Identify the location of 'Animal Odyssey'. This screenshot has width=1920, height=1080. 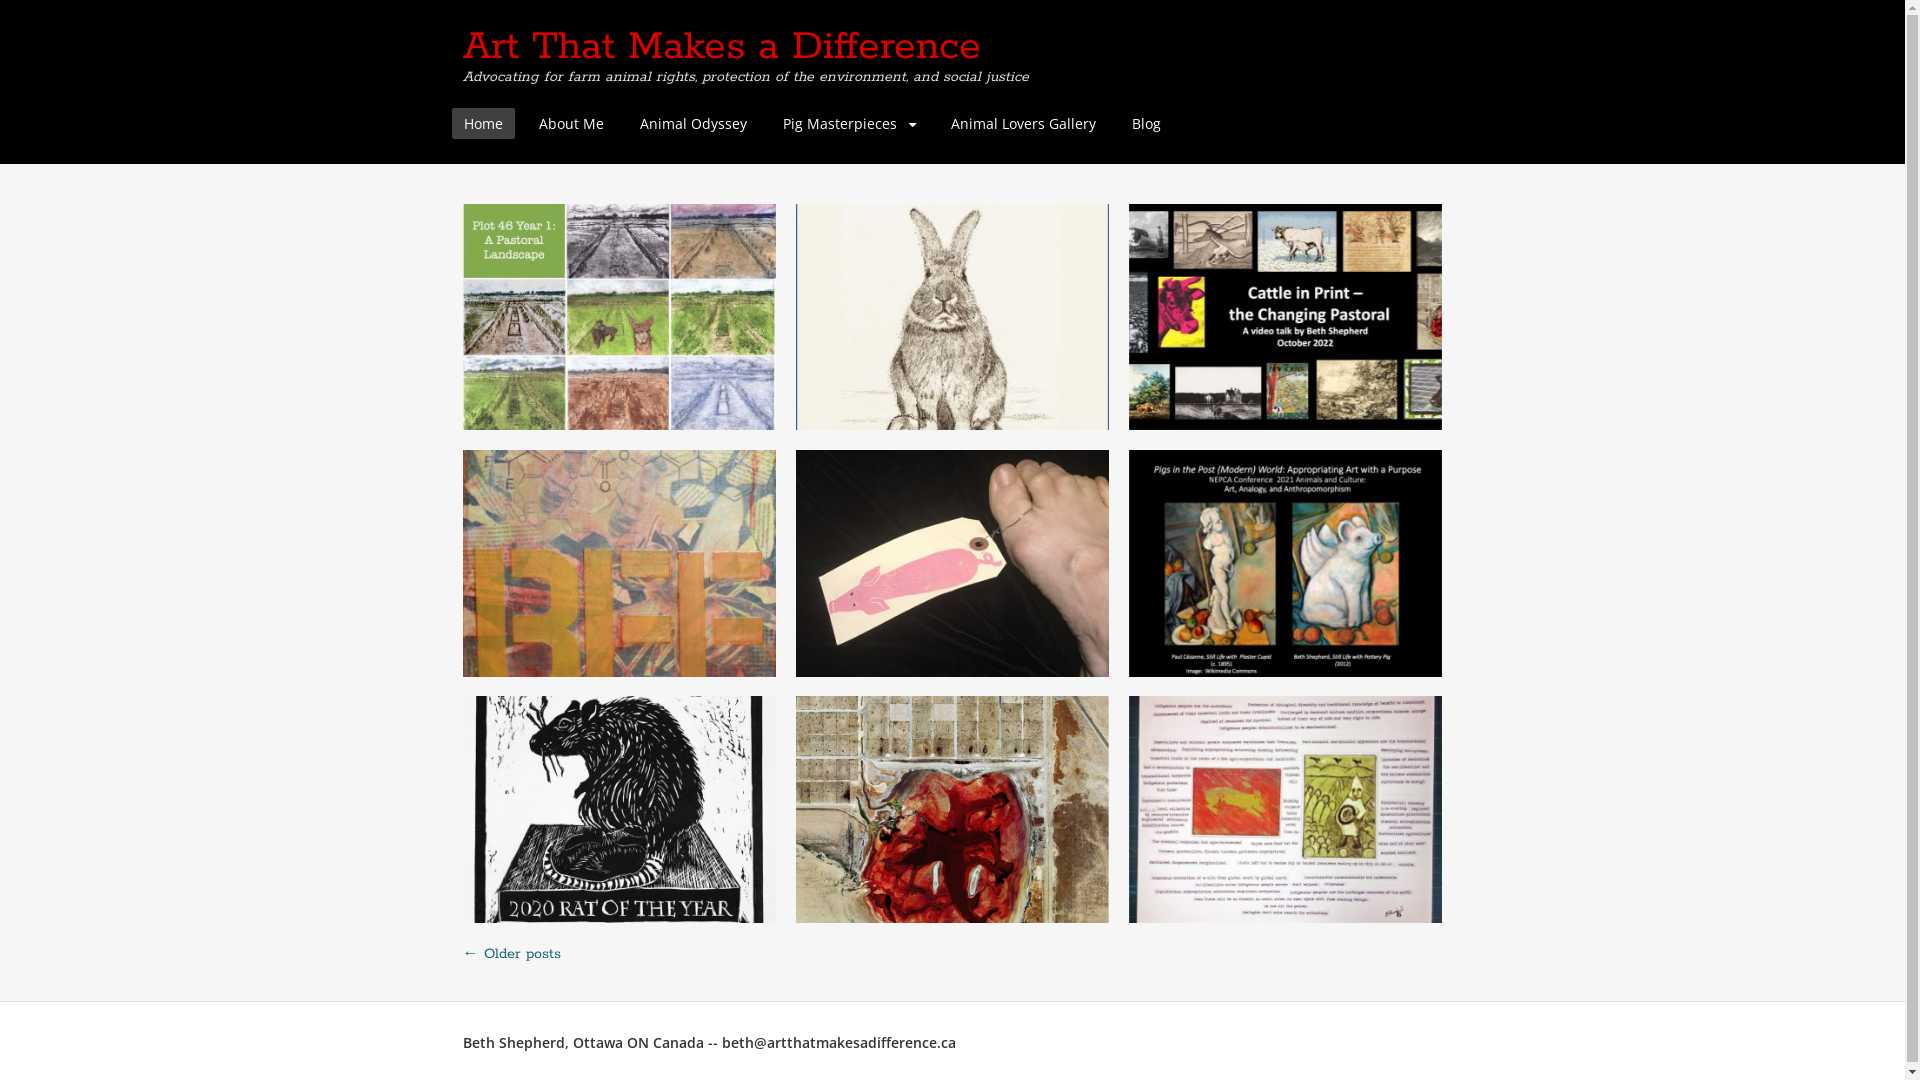
(627, 123).